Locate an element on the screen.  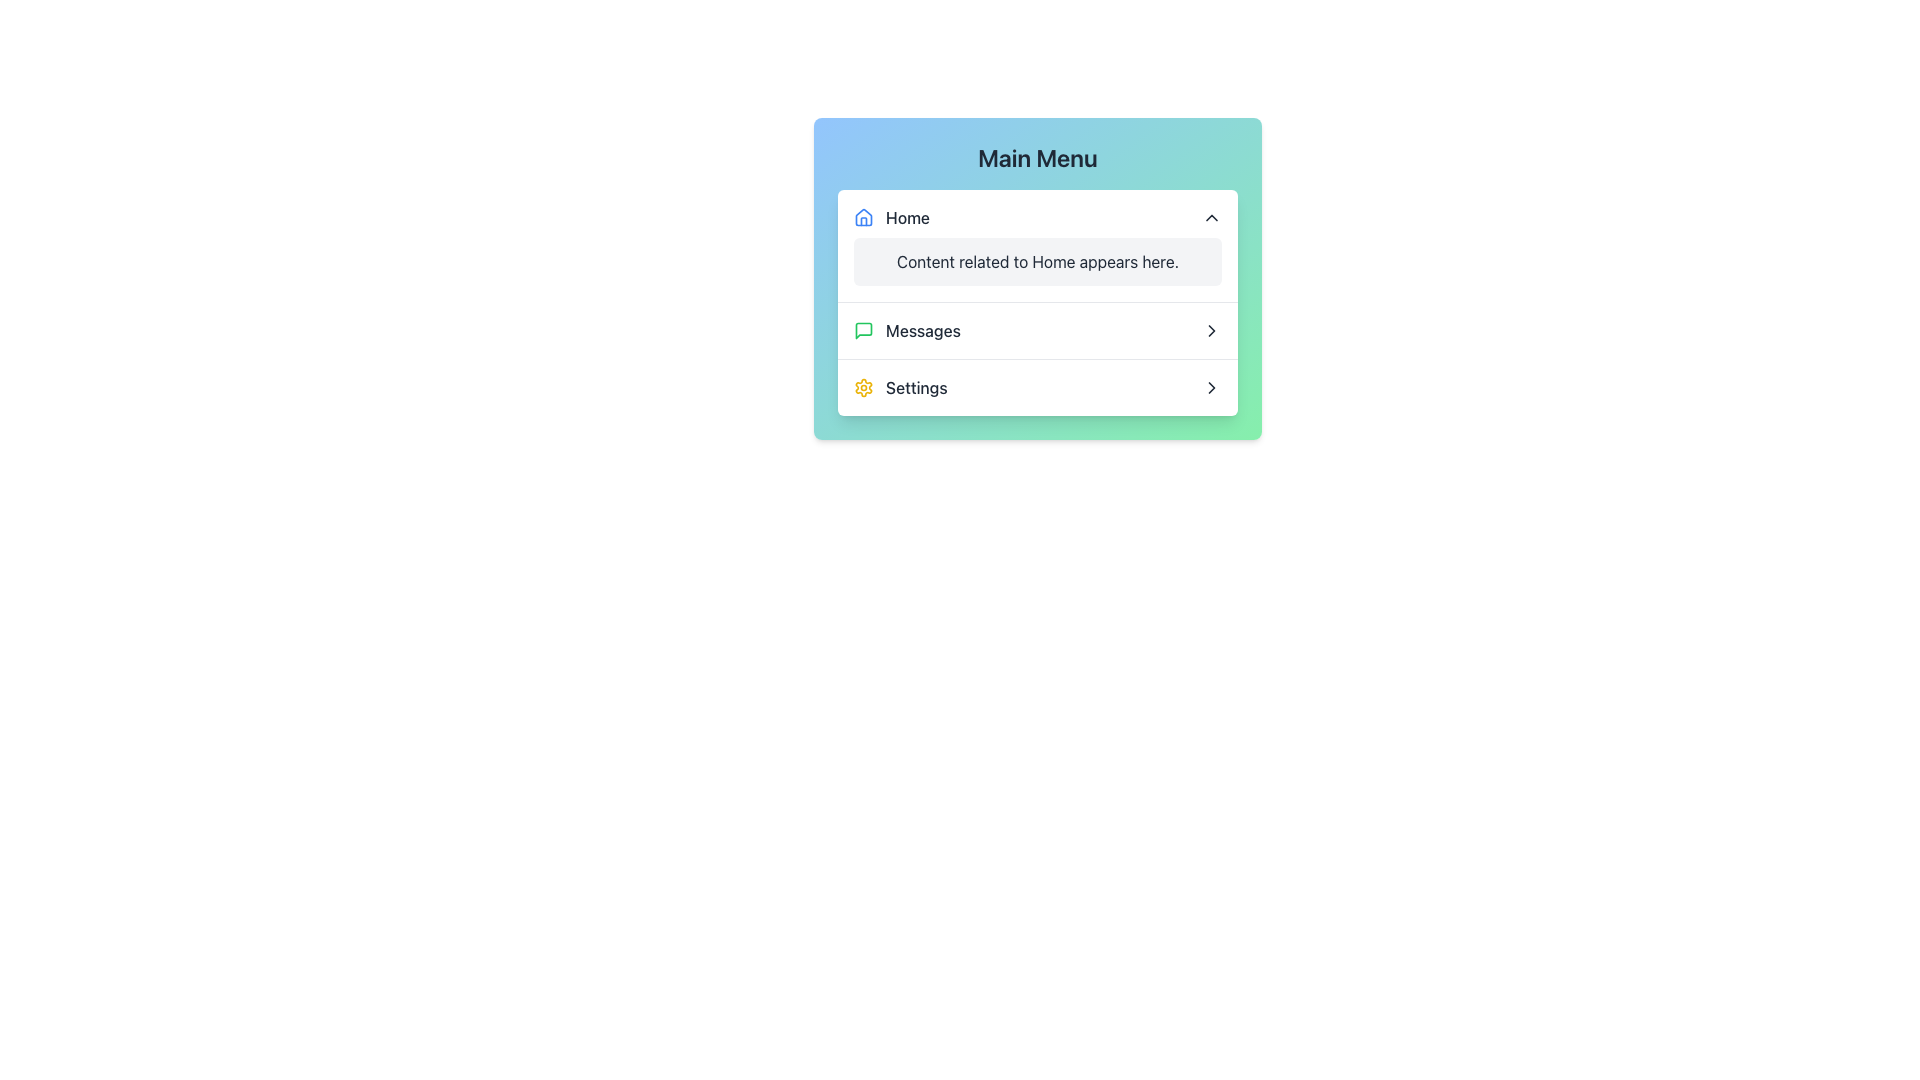
the blue house icon, which represents the Home section in the Main Menu is located at coordinates (864, 218).